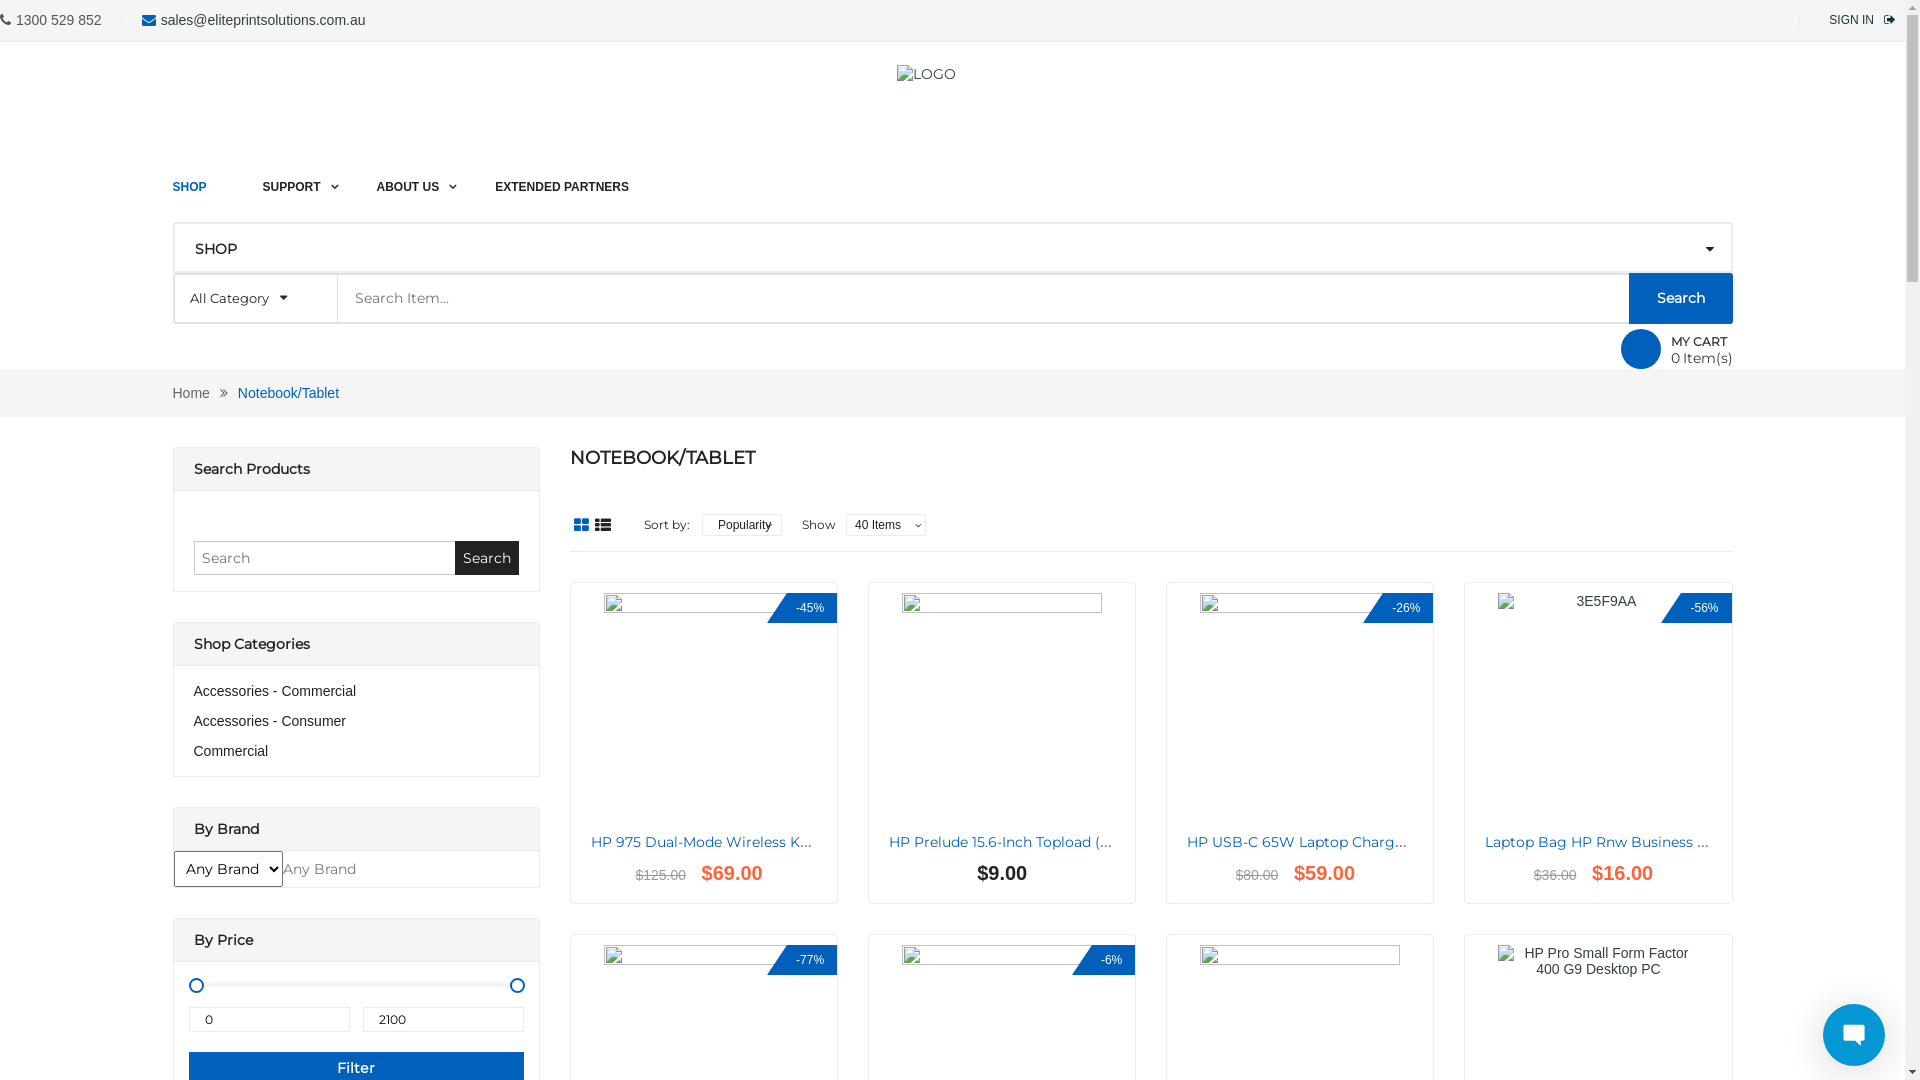 The width and height of the screenshot is (1920, 1080). What do you see at coordinates (161, 19) in the screenshot?
I see `'sales@eliteprintsolutions.com.au'` at bounding box center [161, 19].